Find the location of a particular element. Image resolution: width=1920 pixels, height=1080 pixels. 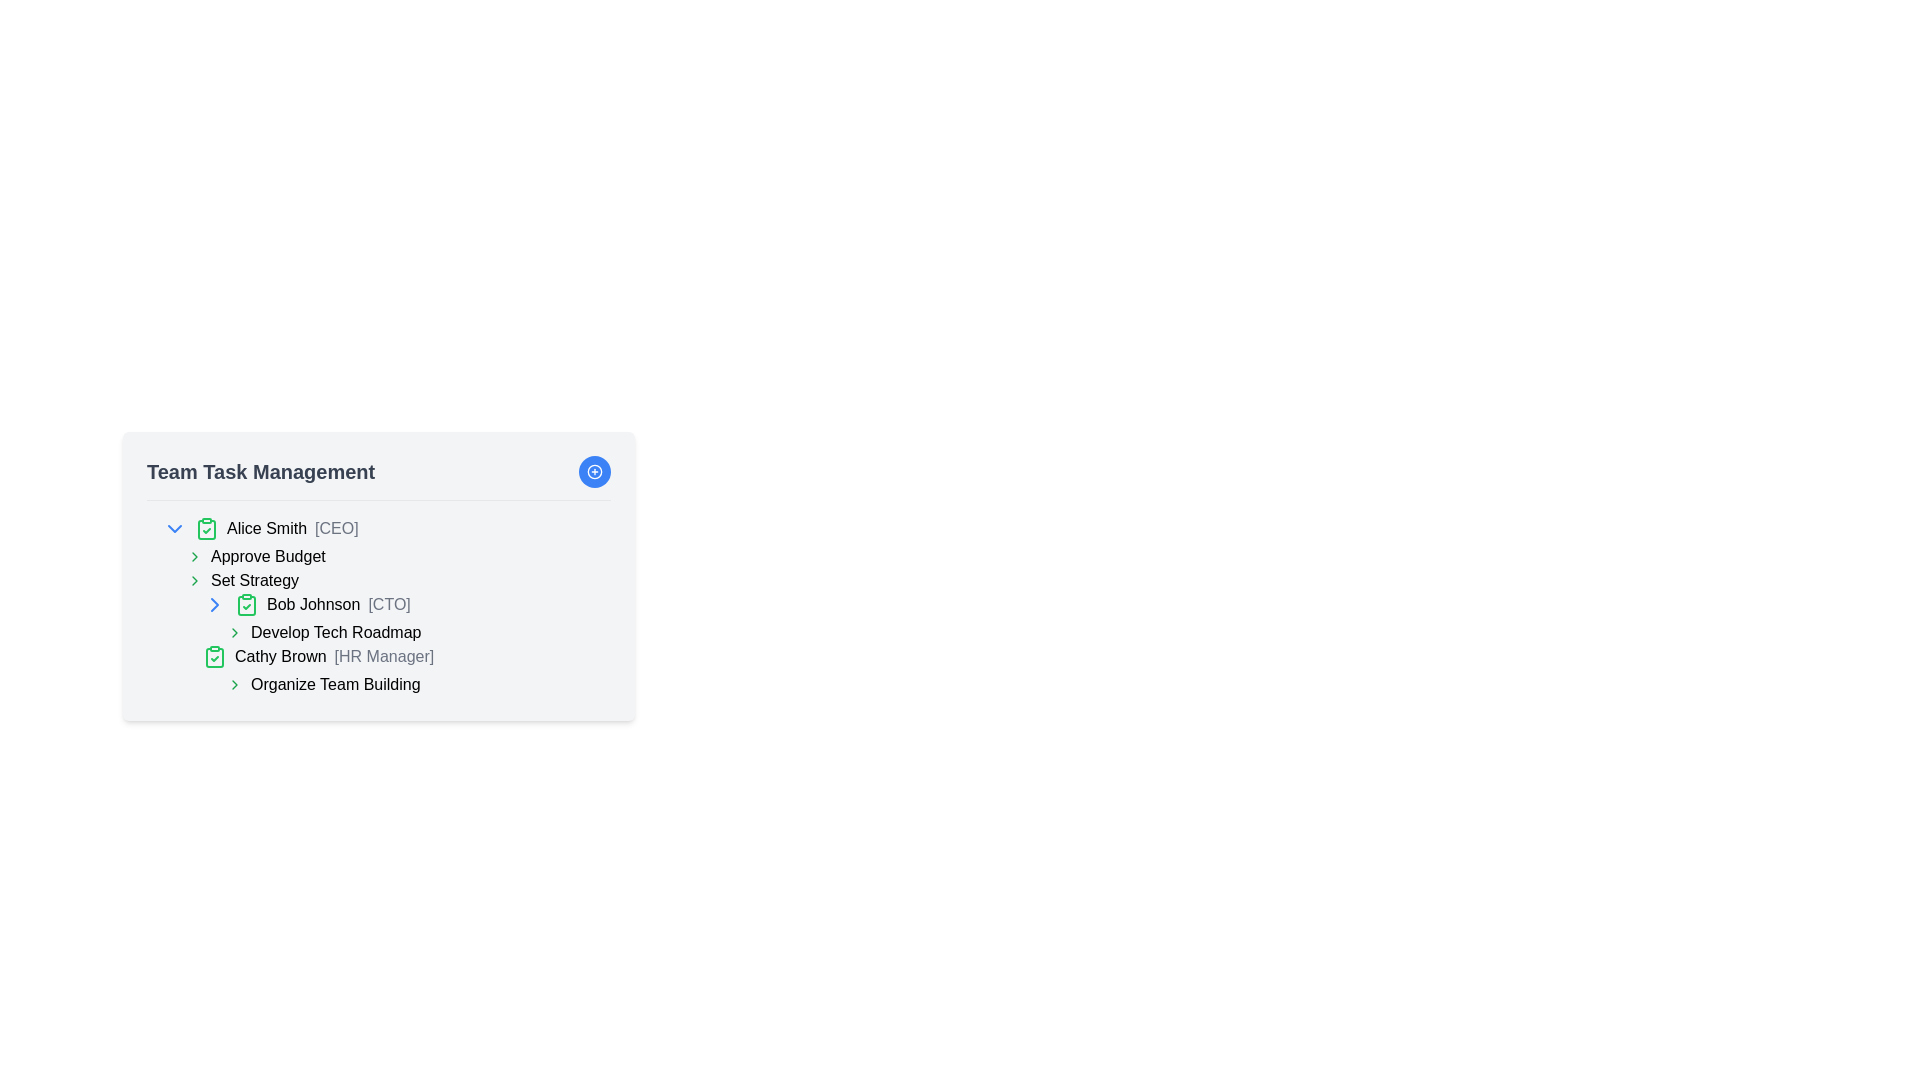

the hierarchical task item representing a person's responsibilities in the 'Team Task Management' list, located between 'Set Strategy' and 'Cathy Brown [HR Manager] Organize Team Building' is located at coordinates (406, 617).